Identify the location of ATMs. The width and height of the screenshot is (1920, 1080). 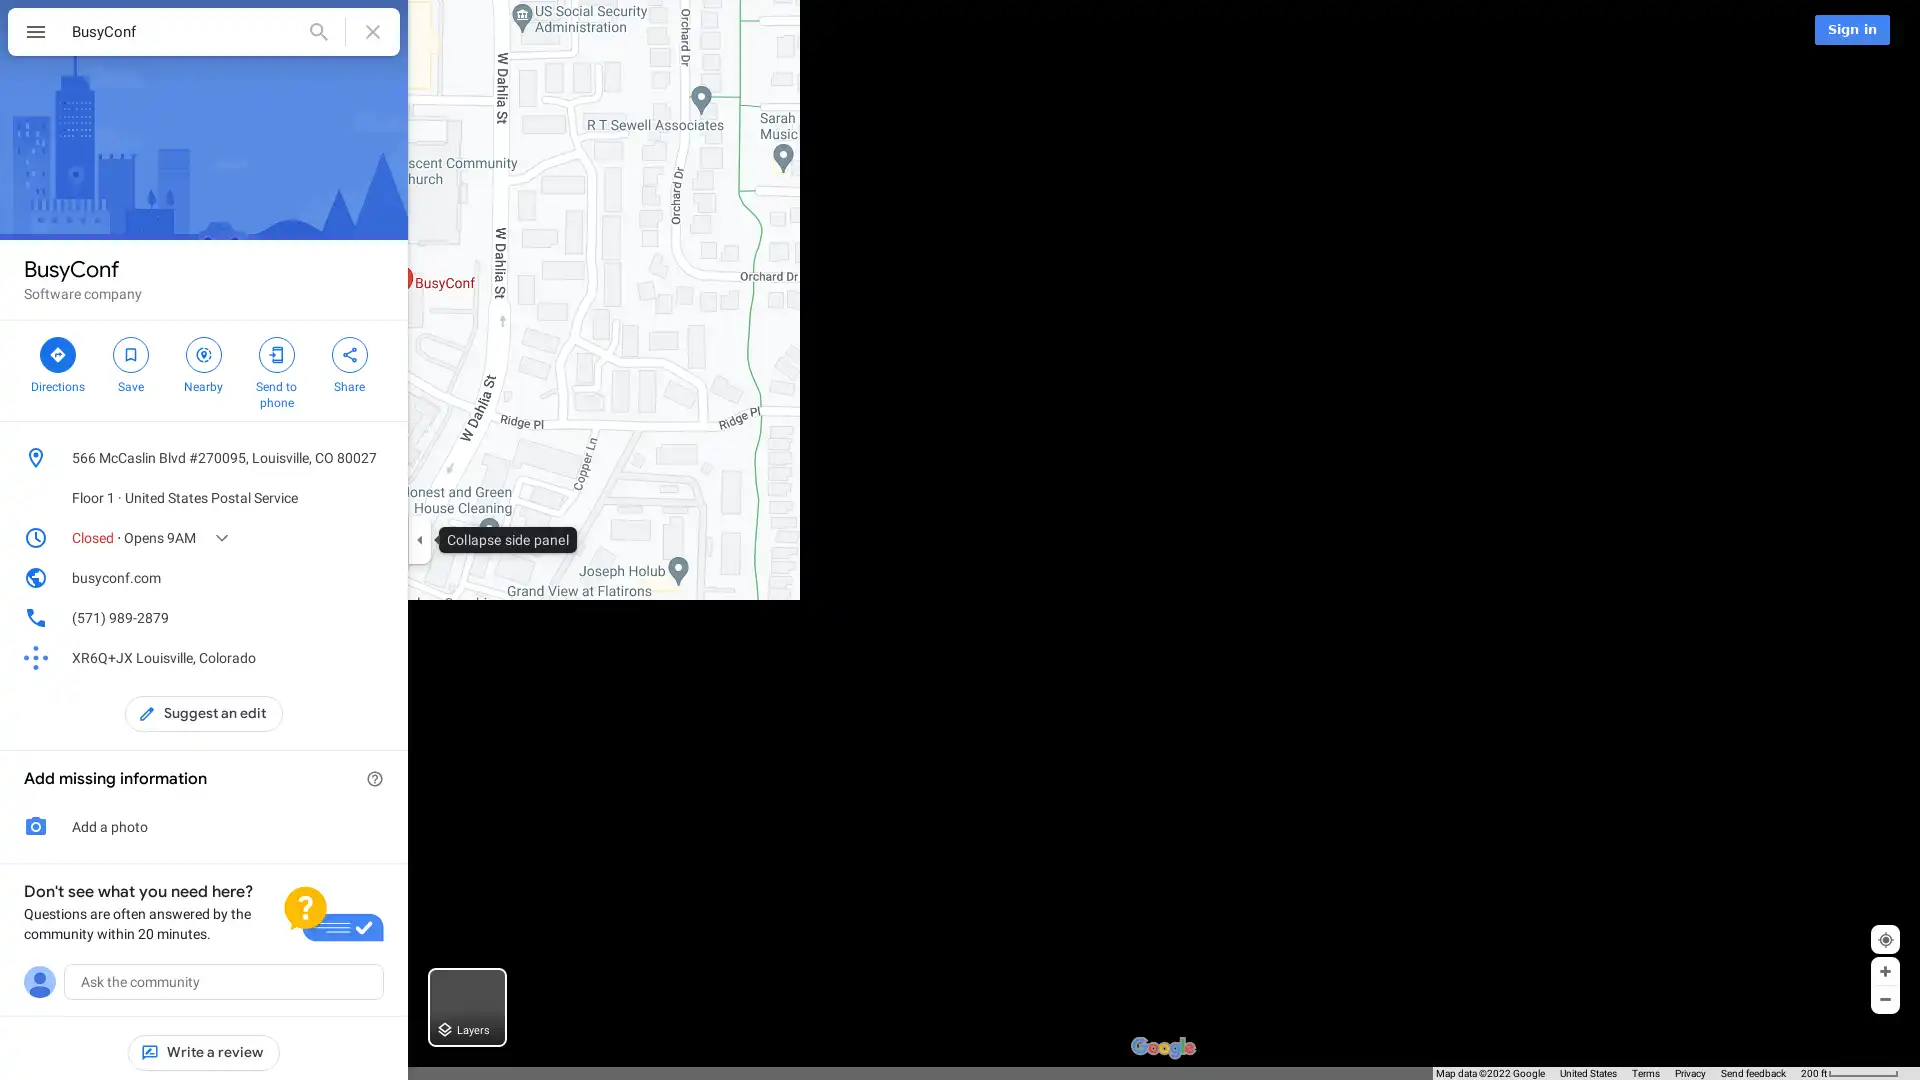
(1133, 31).